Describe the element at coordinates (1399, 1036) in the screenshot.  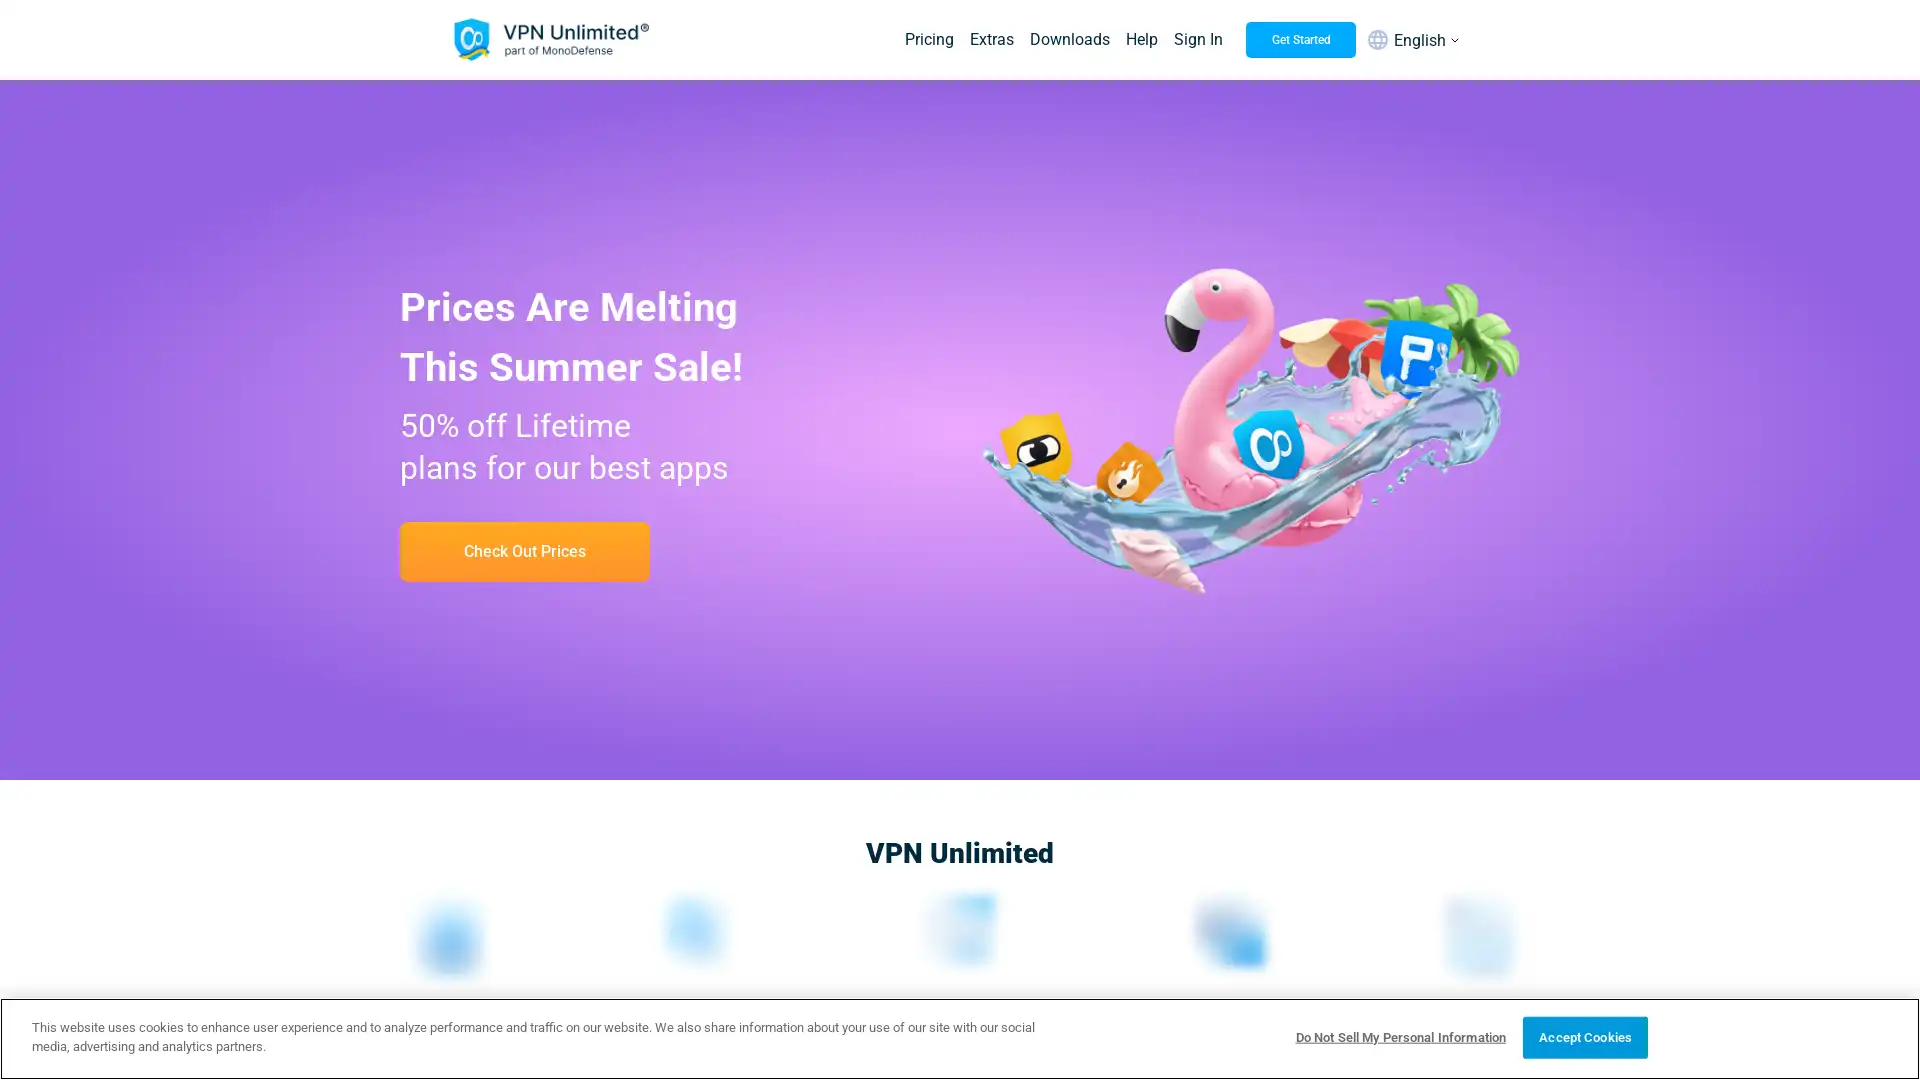
I see `Do Not Sell My Personal Information` at that location.